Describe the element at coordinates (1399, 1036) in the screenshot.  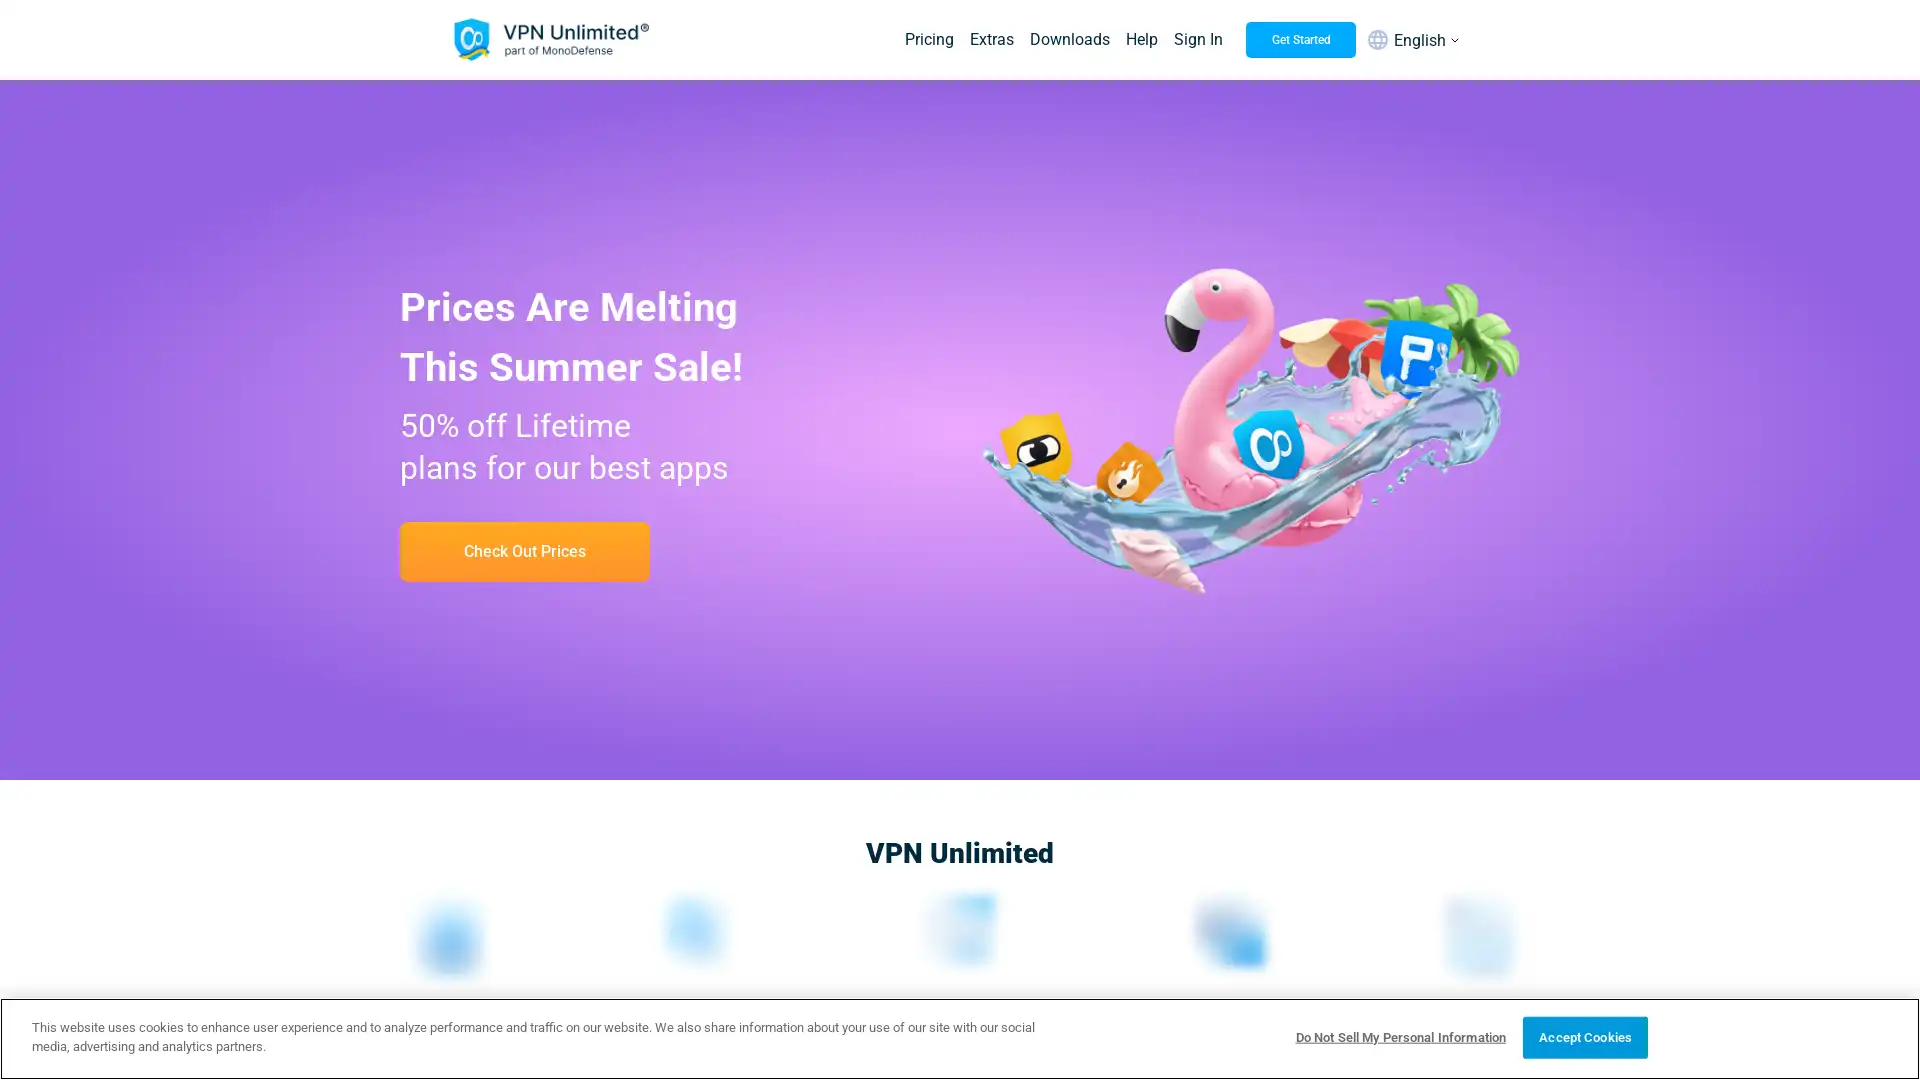
I see `Do Not Sell My Personal Information` at that location.